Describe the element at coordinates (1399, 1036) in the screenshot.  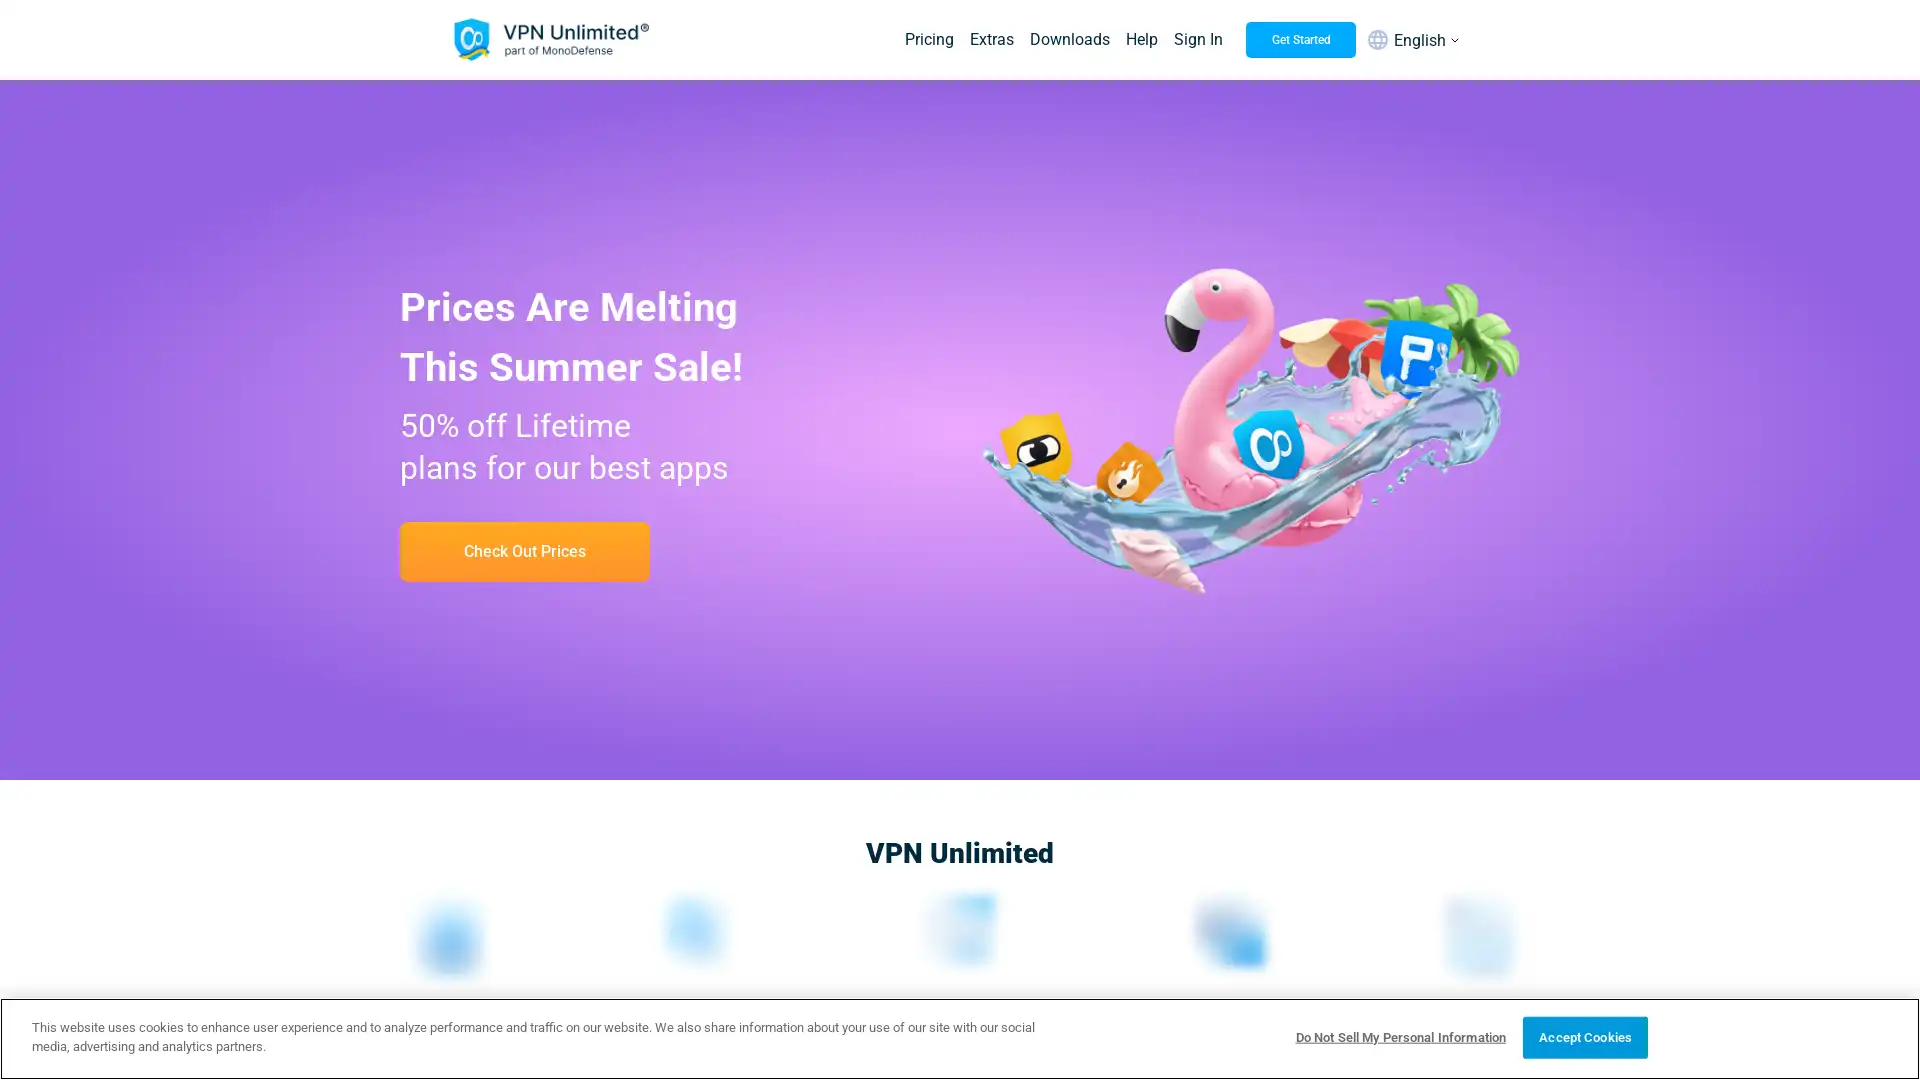
I see `Do Not Sell My Personal Information` at that location.